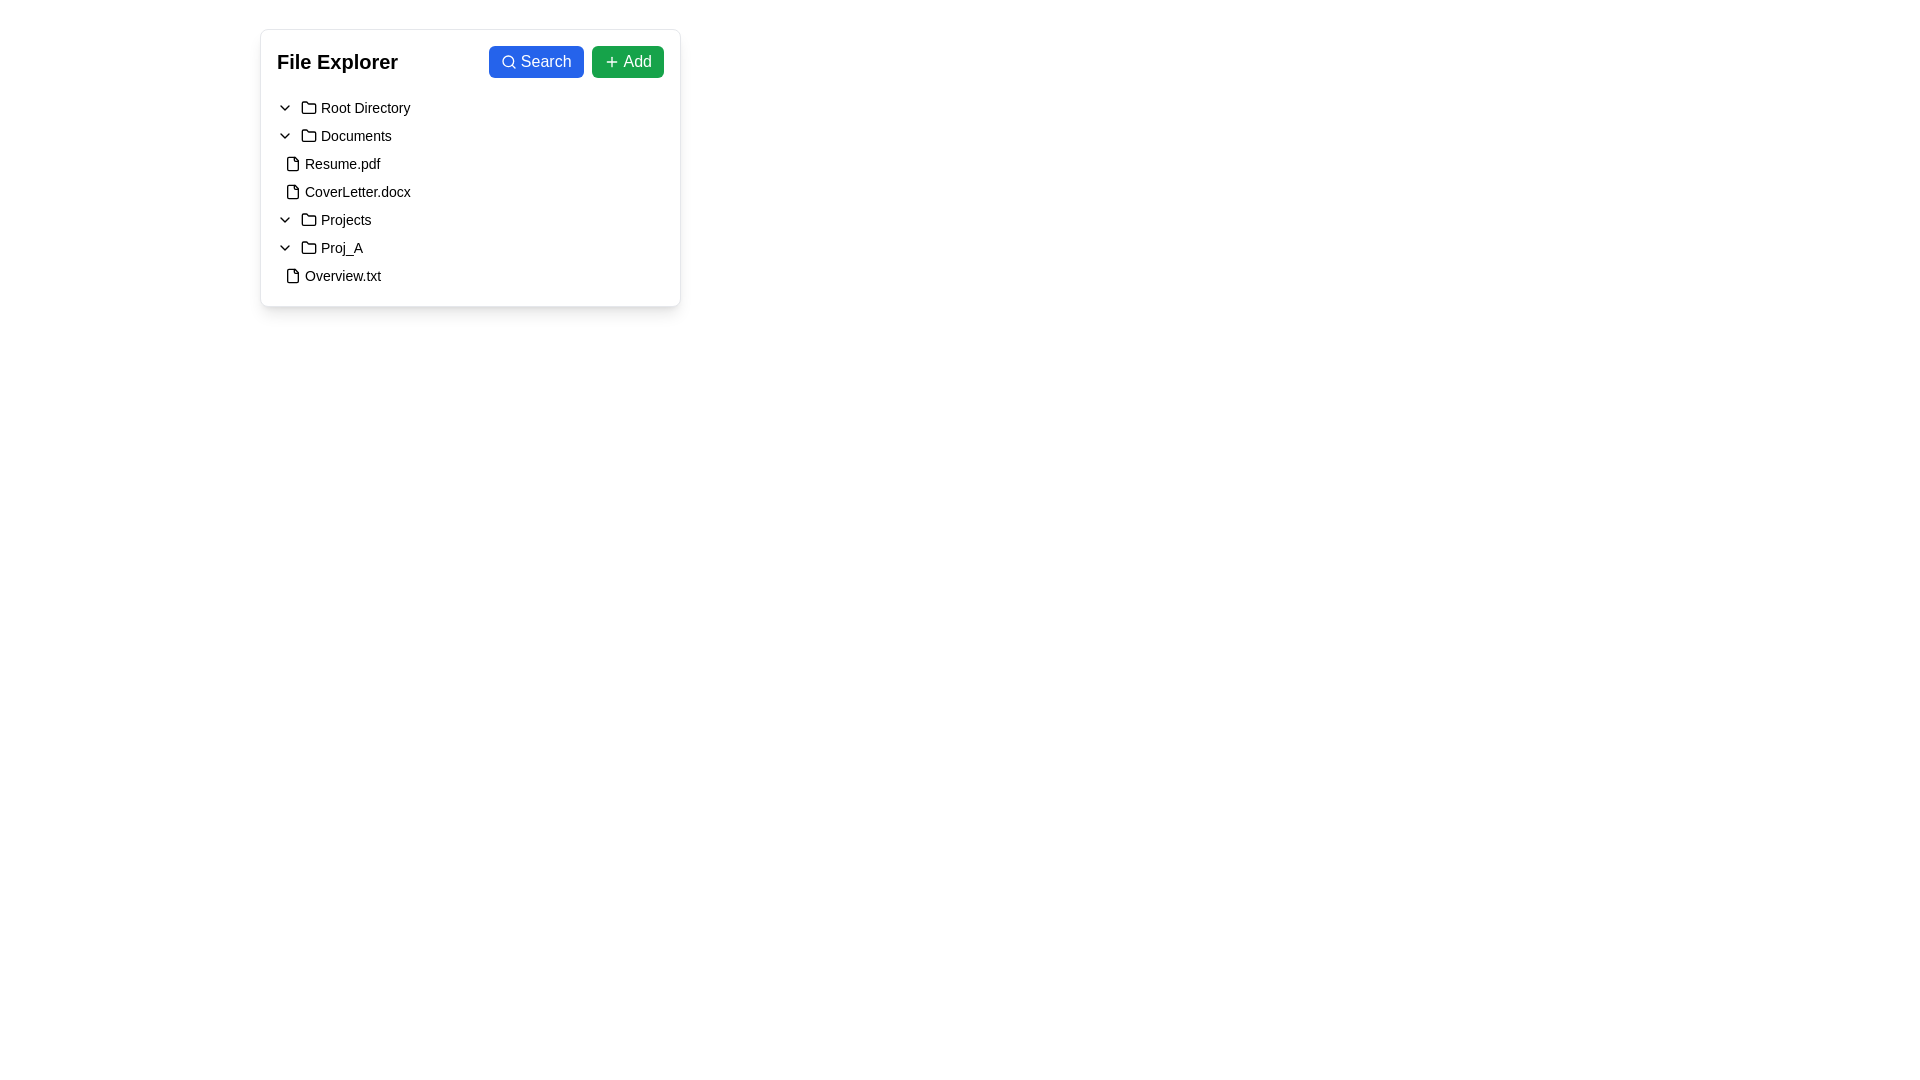 This screenshot has height=1080, width=1920. Describe the element at coordinates (332, 163) in the screenshot. I see `the 'Resume.pdf' file` at that location.